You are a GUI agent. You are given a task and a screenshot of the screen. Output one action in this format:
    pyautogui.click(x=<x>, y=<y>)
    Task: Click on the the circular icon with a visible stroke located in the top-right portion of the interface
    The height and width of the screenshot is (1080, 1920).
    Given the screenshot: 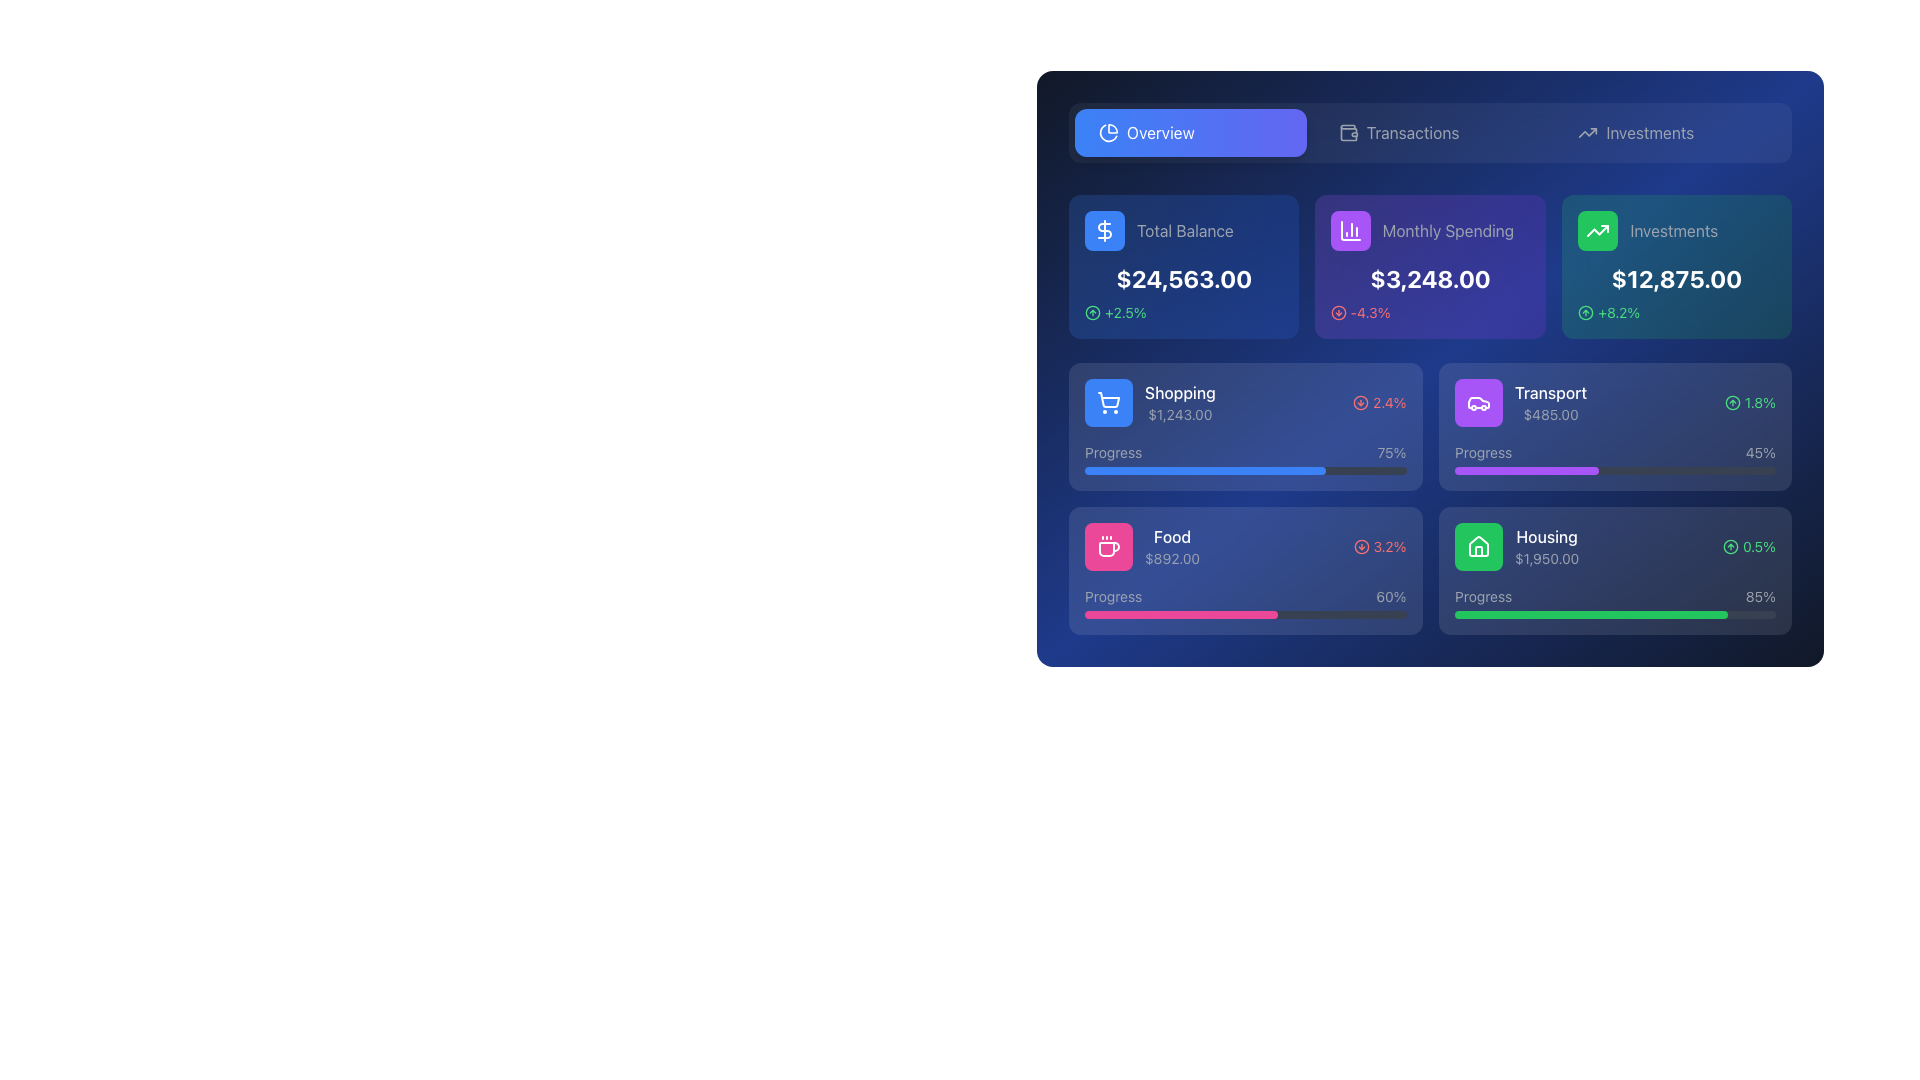 What is the action you would take?
    pyautogui.click(x=1360, y=402)
    